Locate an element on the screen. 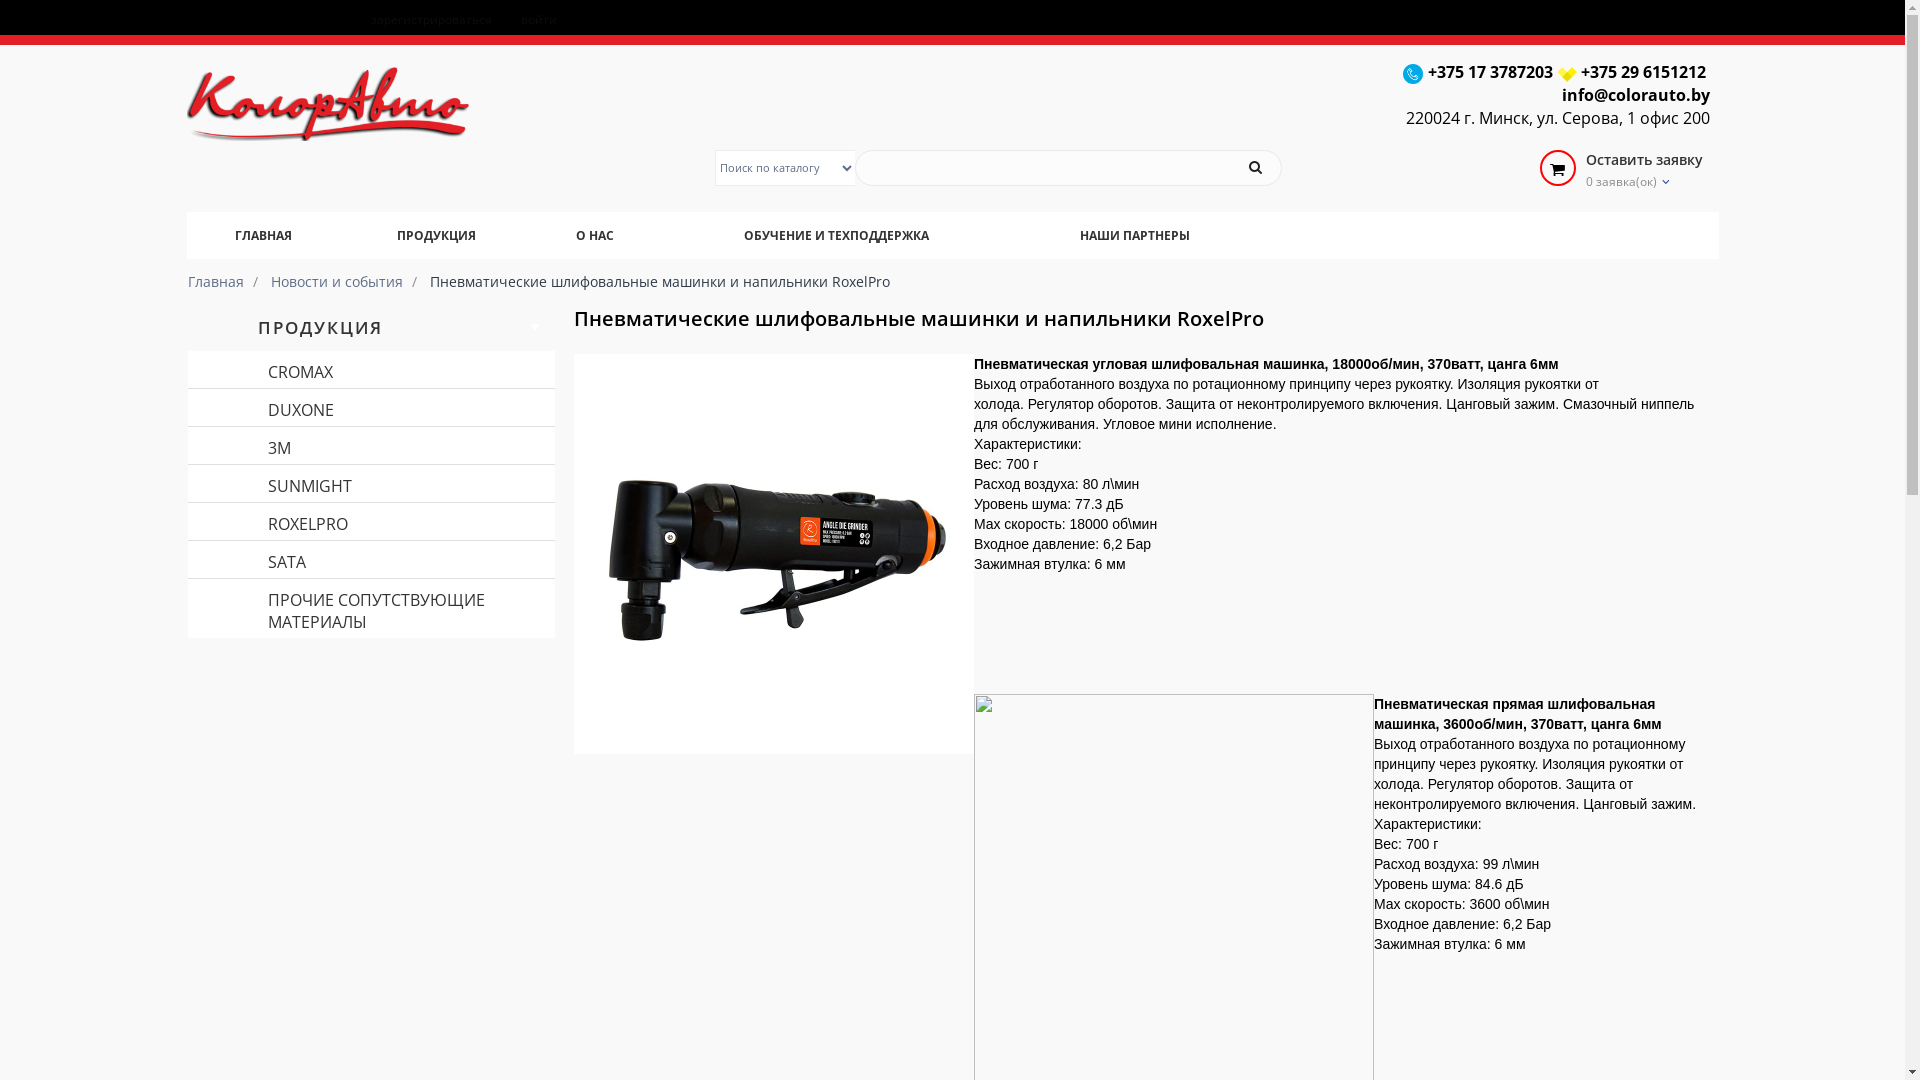 This screenshot has height=1080, width=1920. '3M' is located at coordinates (372, 445).